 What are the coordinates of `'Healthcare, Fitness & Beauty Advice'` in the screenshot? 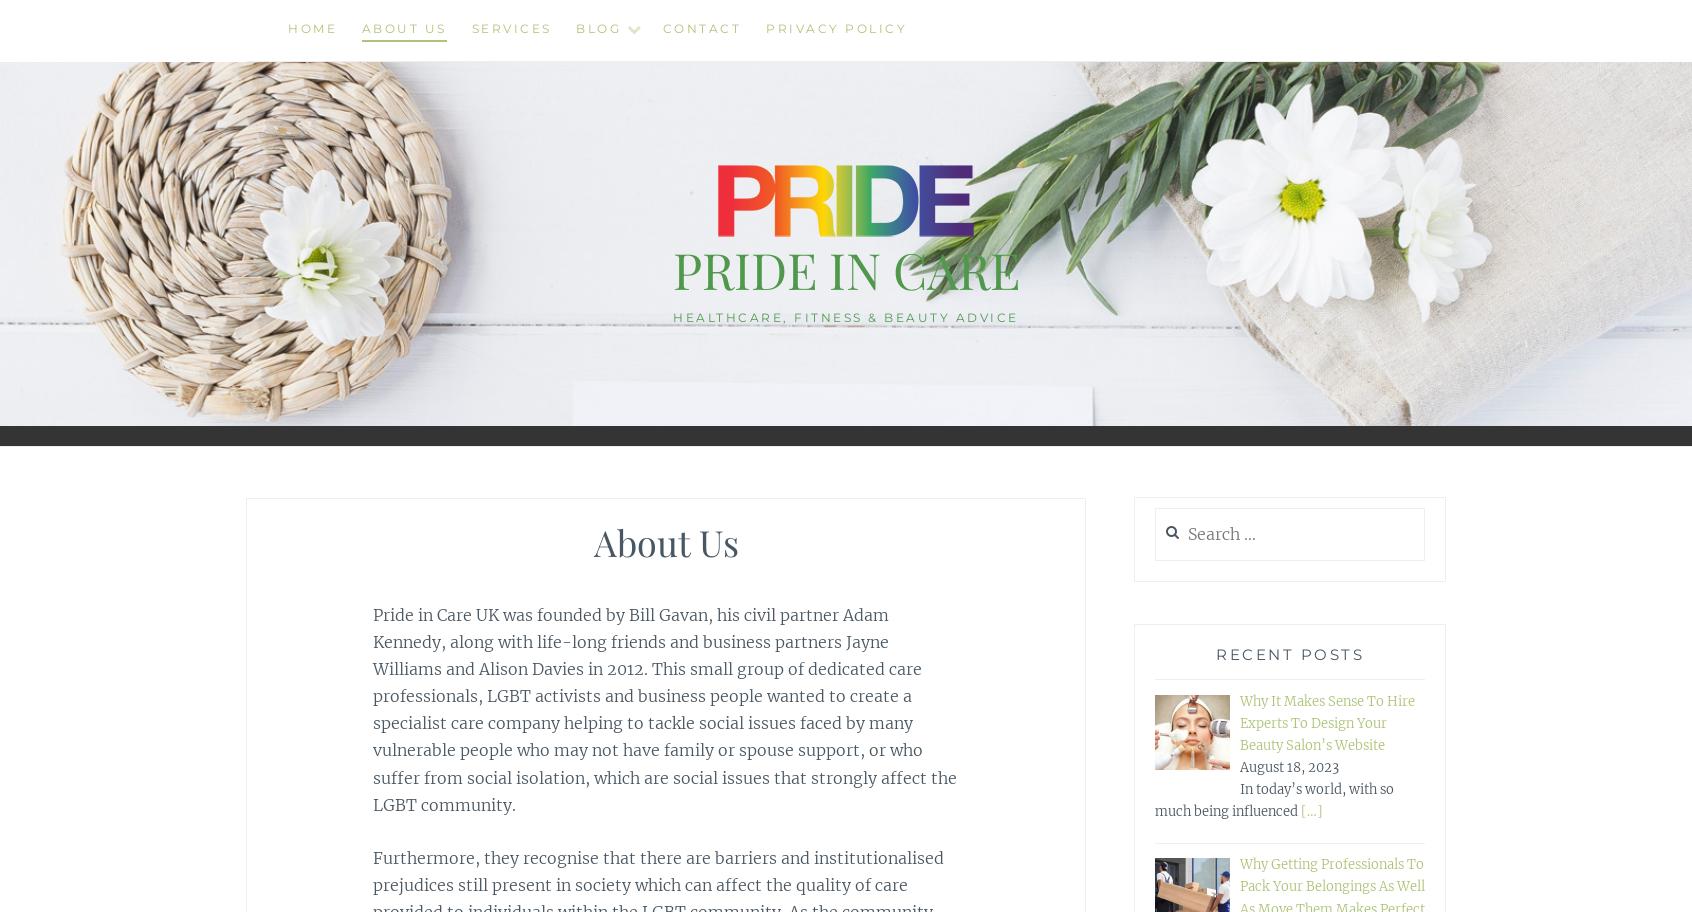 It's located at (845, 316).